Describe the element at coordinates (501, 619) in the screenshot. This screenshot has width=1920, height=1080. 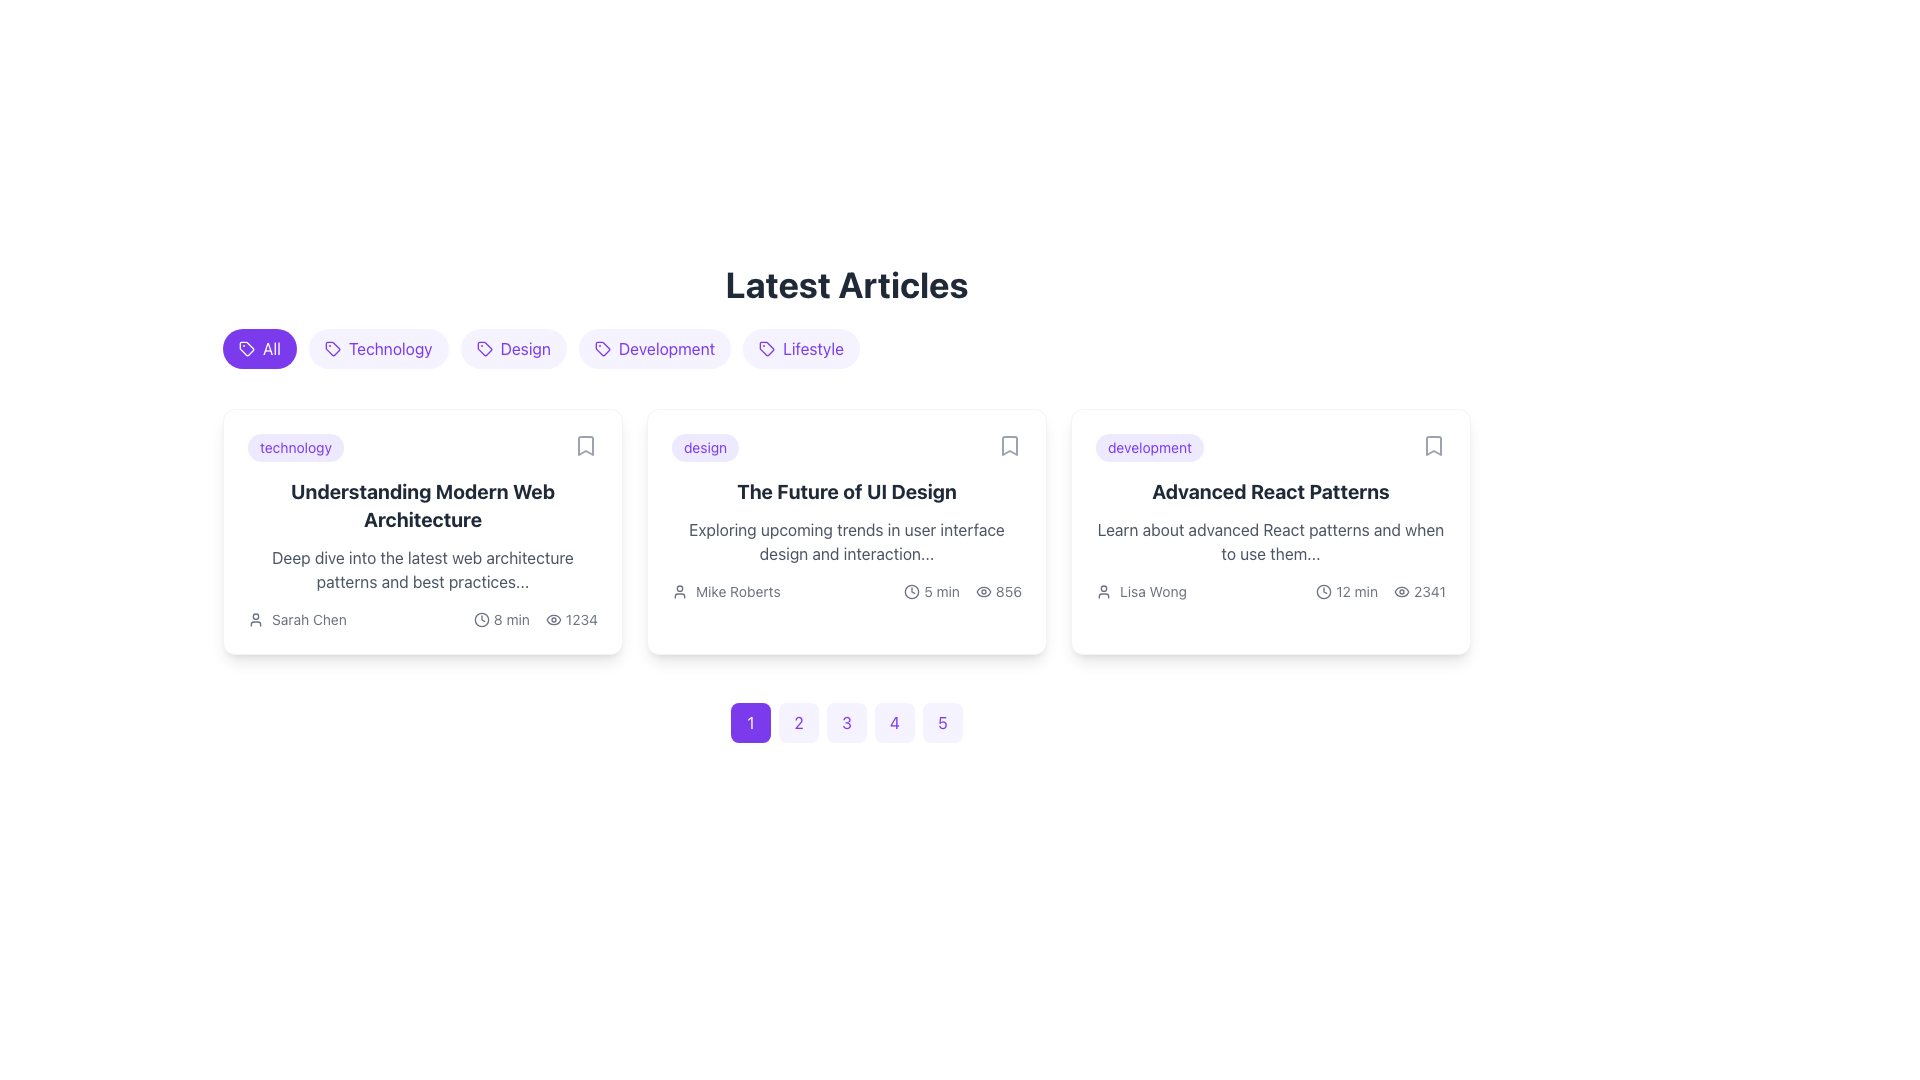
I see `'8 min' text label with a clock icon located in the bottom-left portion of the 'Understanding Modern Web Architecture' article card, which is the first element among its sibling information elements` at that location.